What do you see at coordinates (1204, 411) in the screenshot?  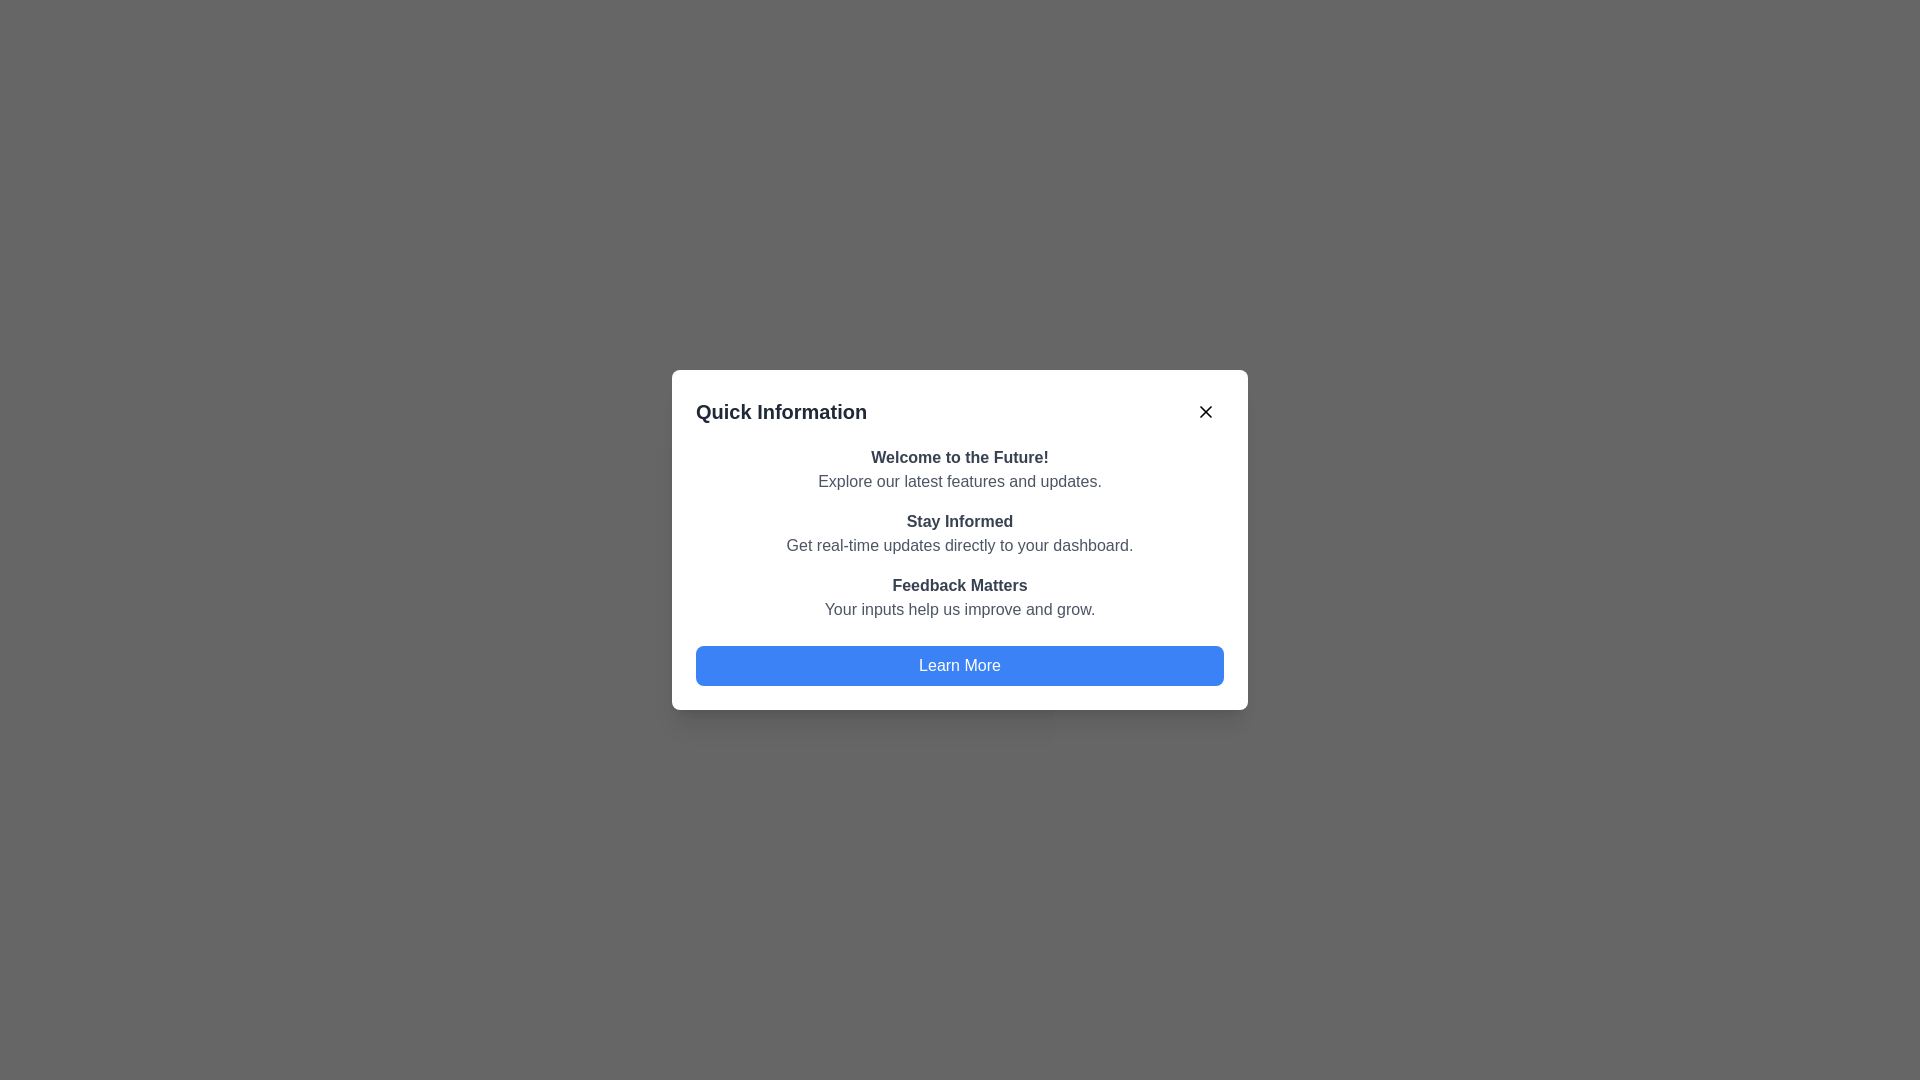 I see `the close button icon located at the top-right corner of the 'Quick Information' popup dialog for accessibility` at bounding box center [1204, 411].